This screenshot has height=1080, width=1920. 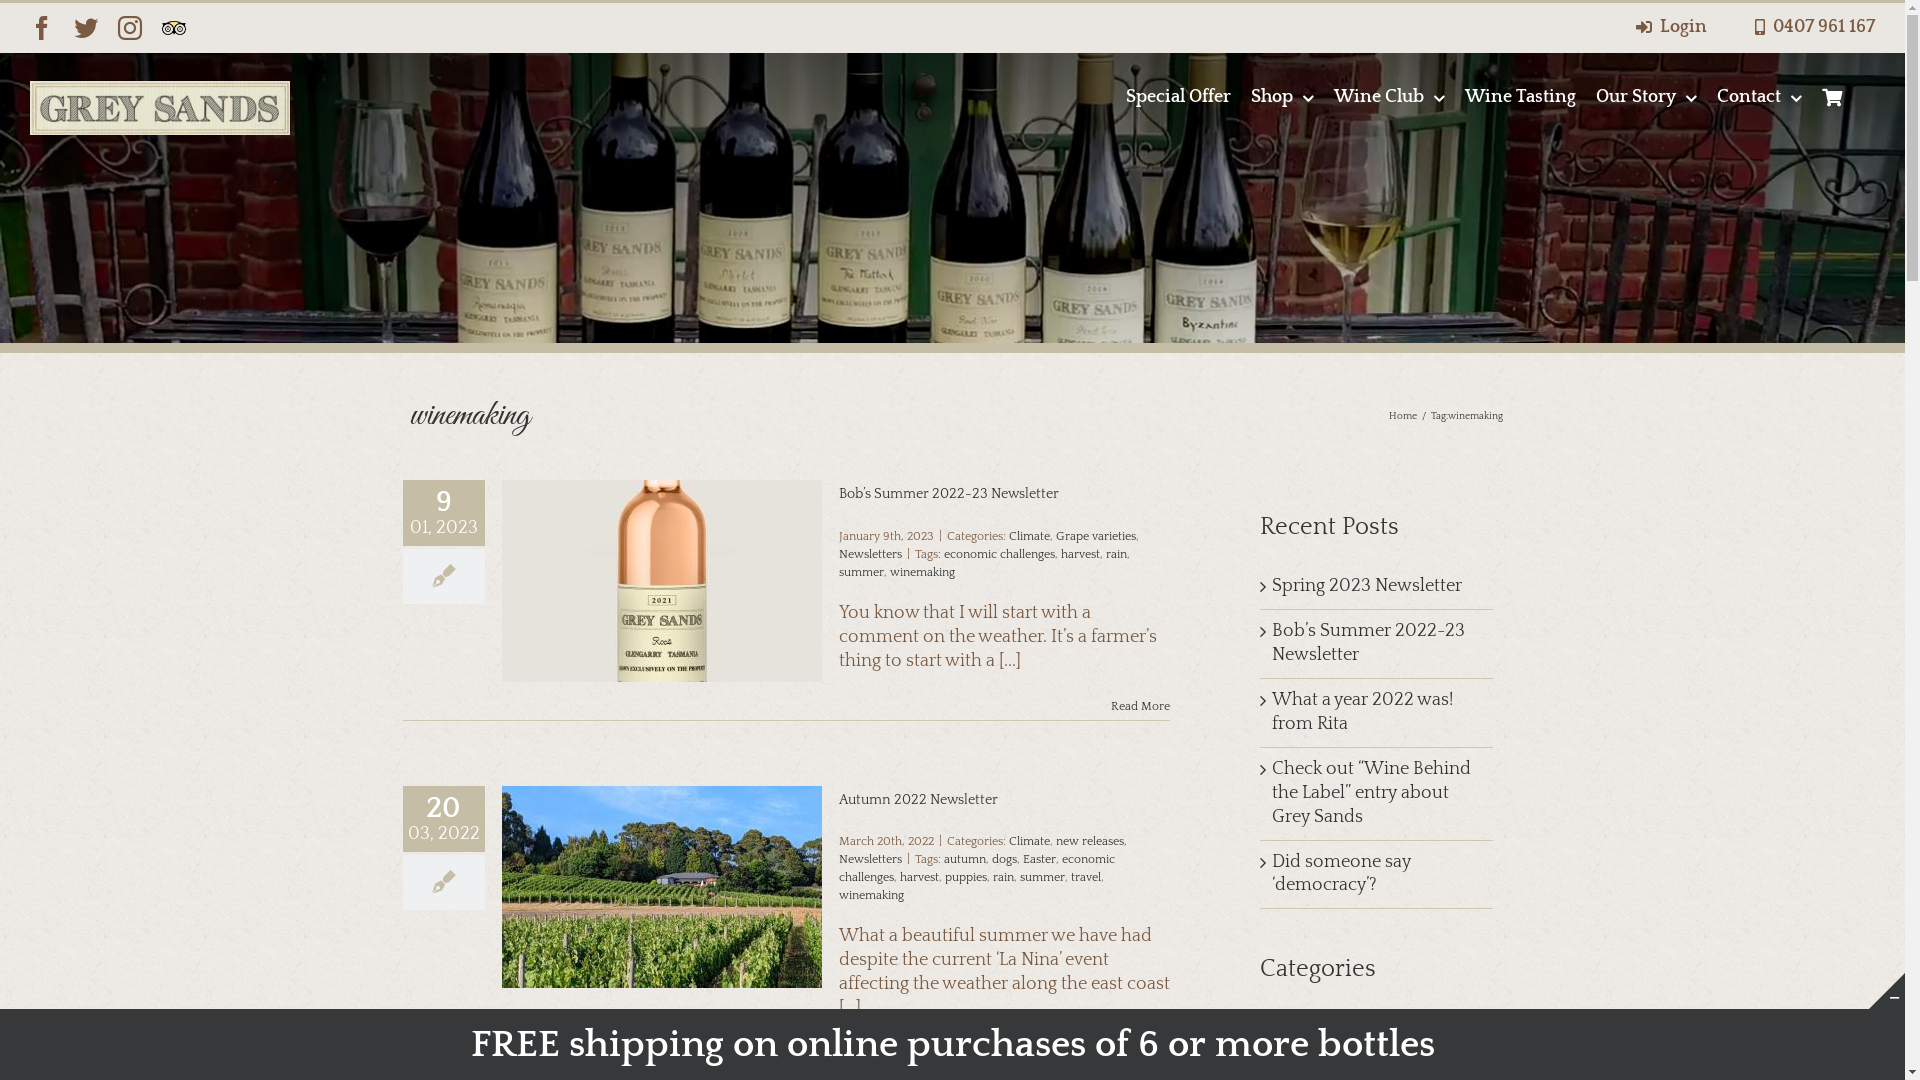 I want to click on 'Wine Tasting', so click(x=1464, y=108).